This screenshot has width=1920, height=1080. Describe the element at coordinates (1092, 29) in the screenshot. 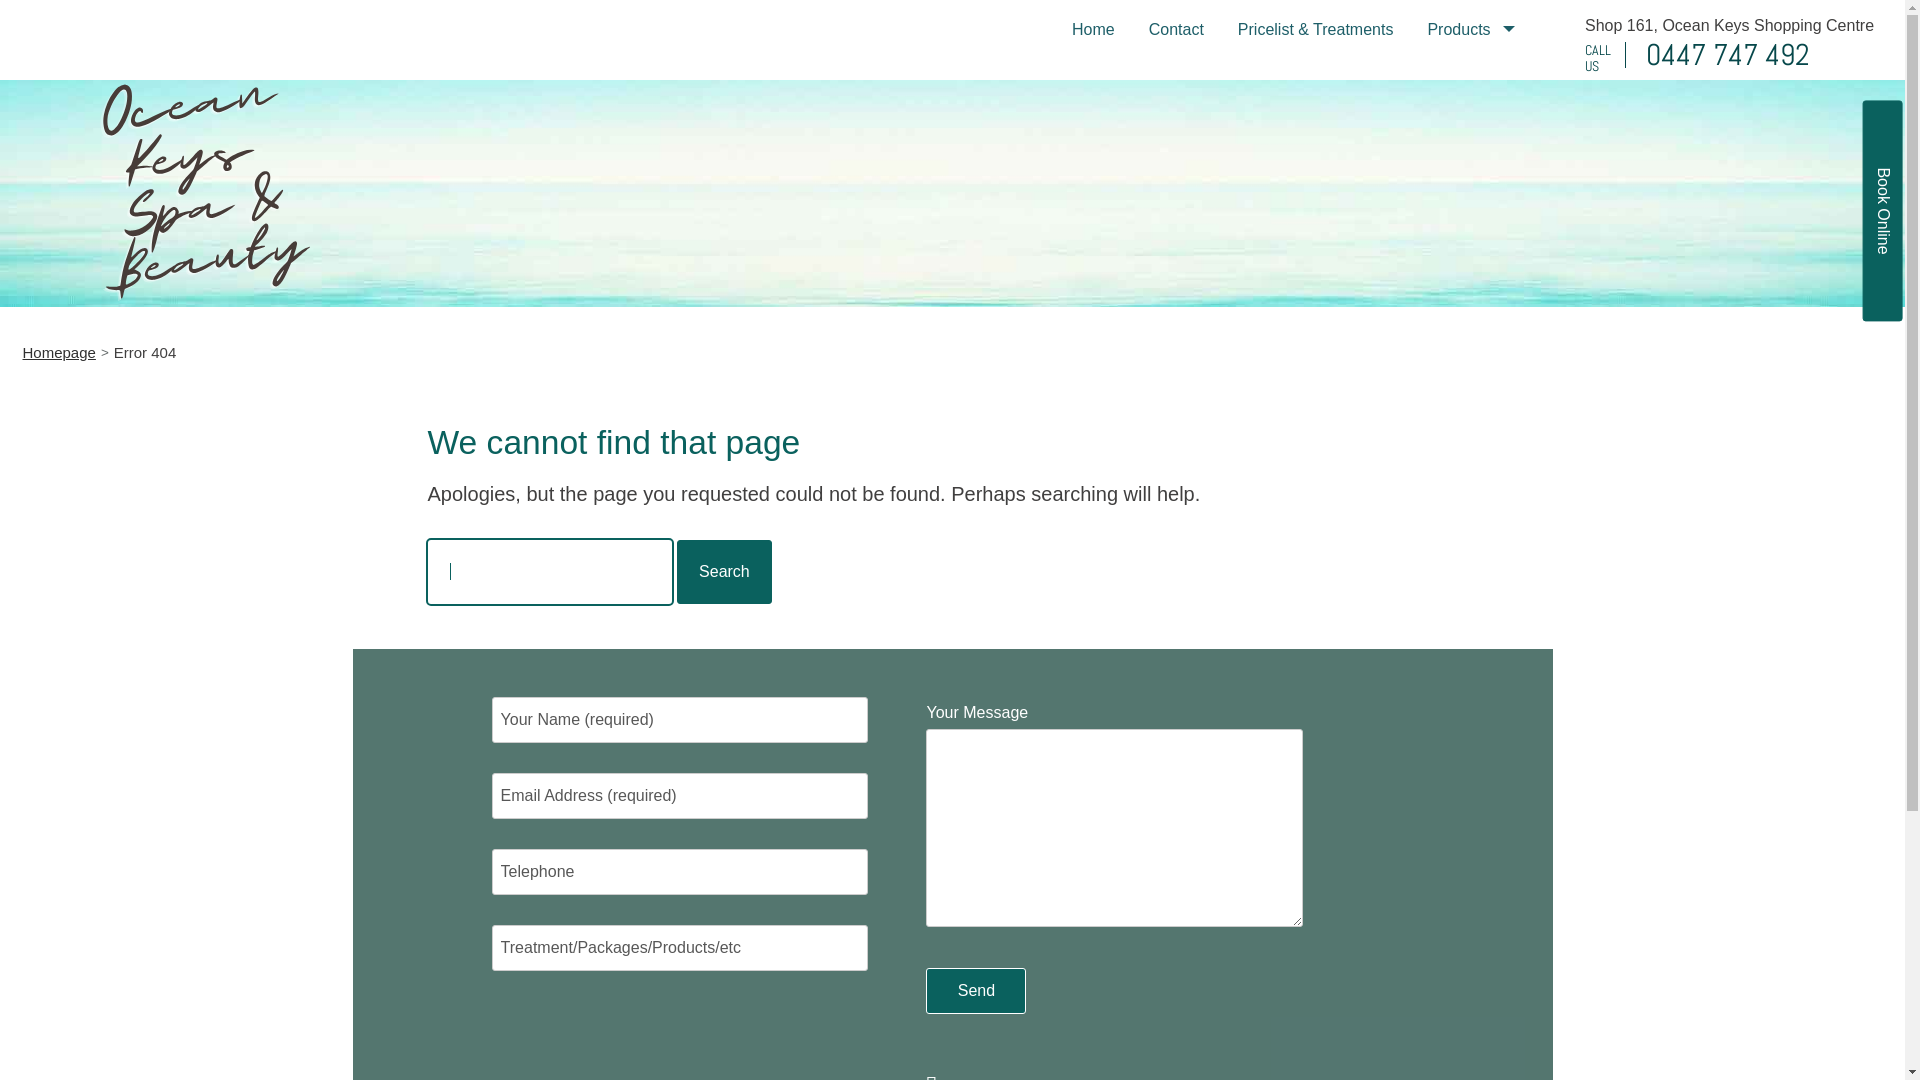

I see `'Home'` at that location.